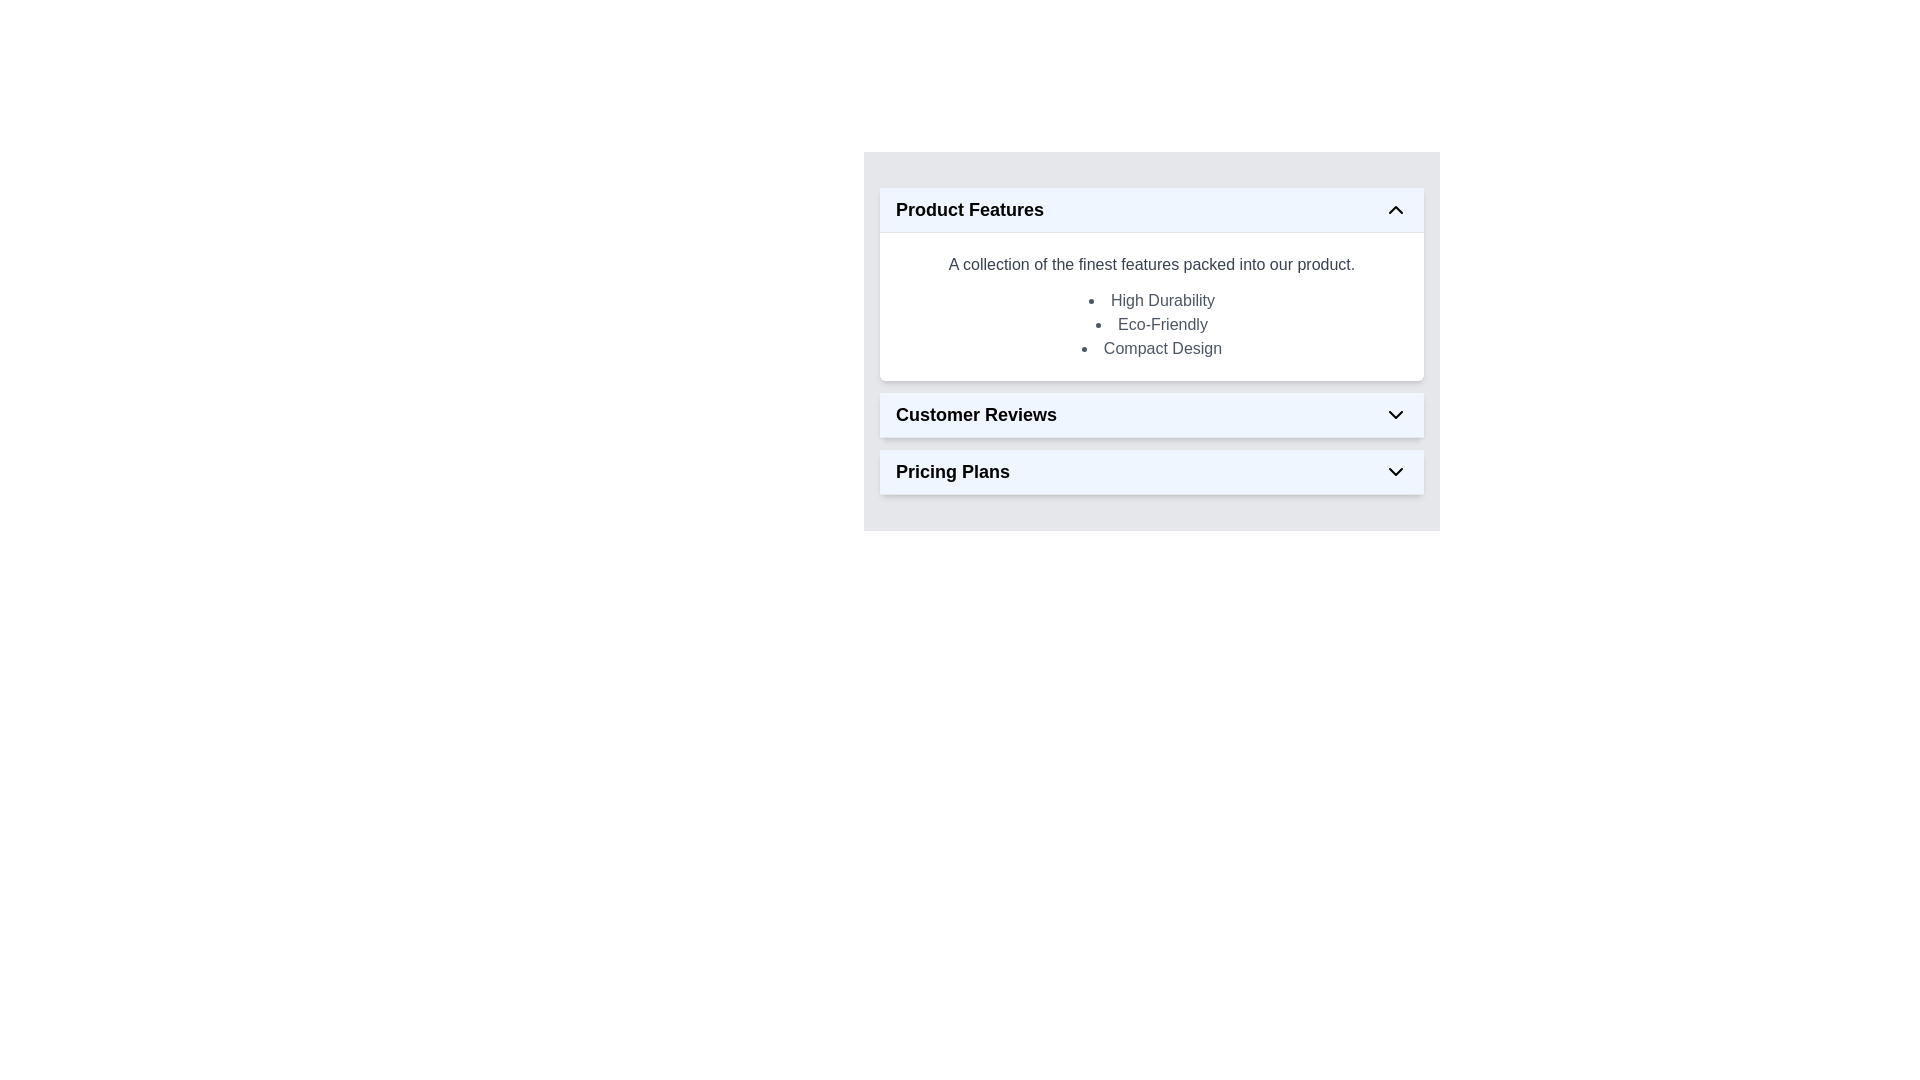  Describe the element at coordinates (969, 209) in the screenshot. I see `the 'Product Features' section label in the accordion menu, which is a left-aligned text component preceding the downward-pointing arrow` at that location.